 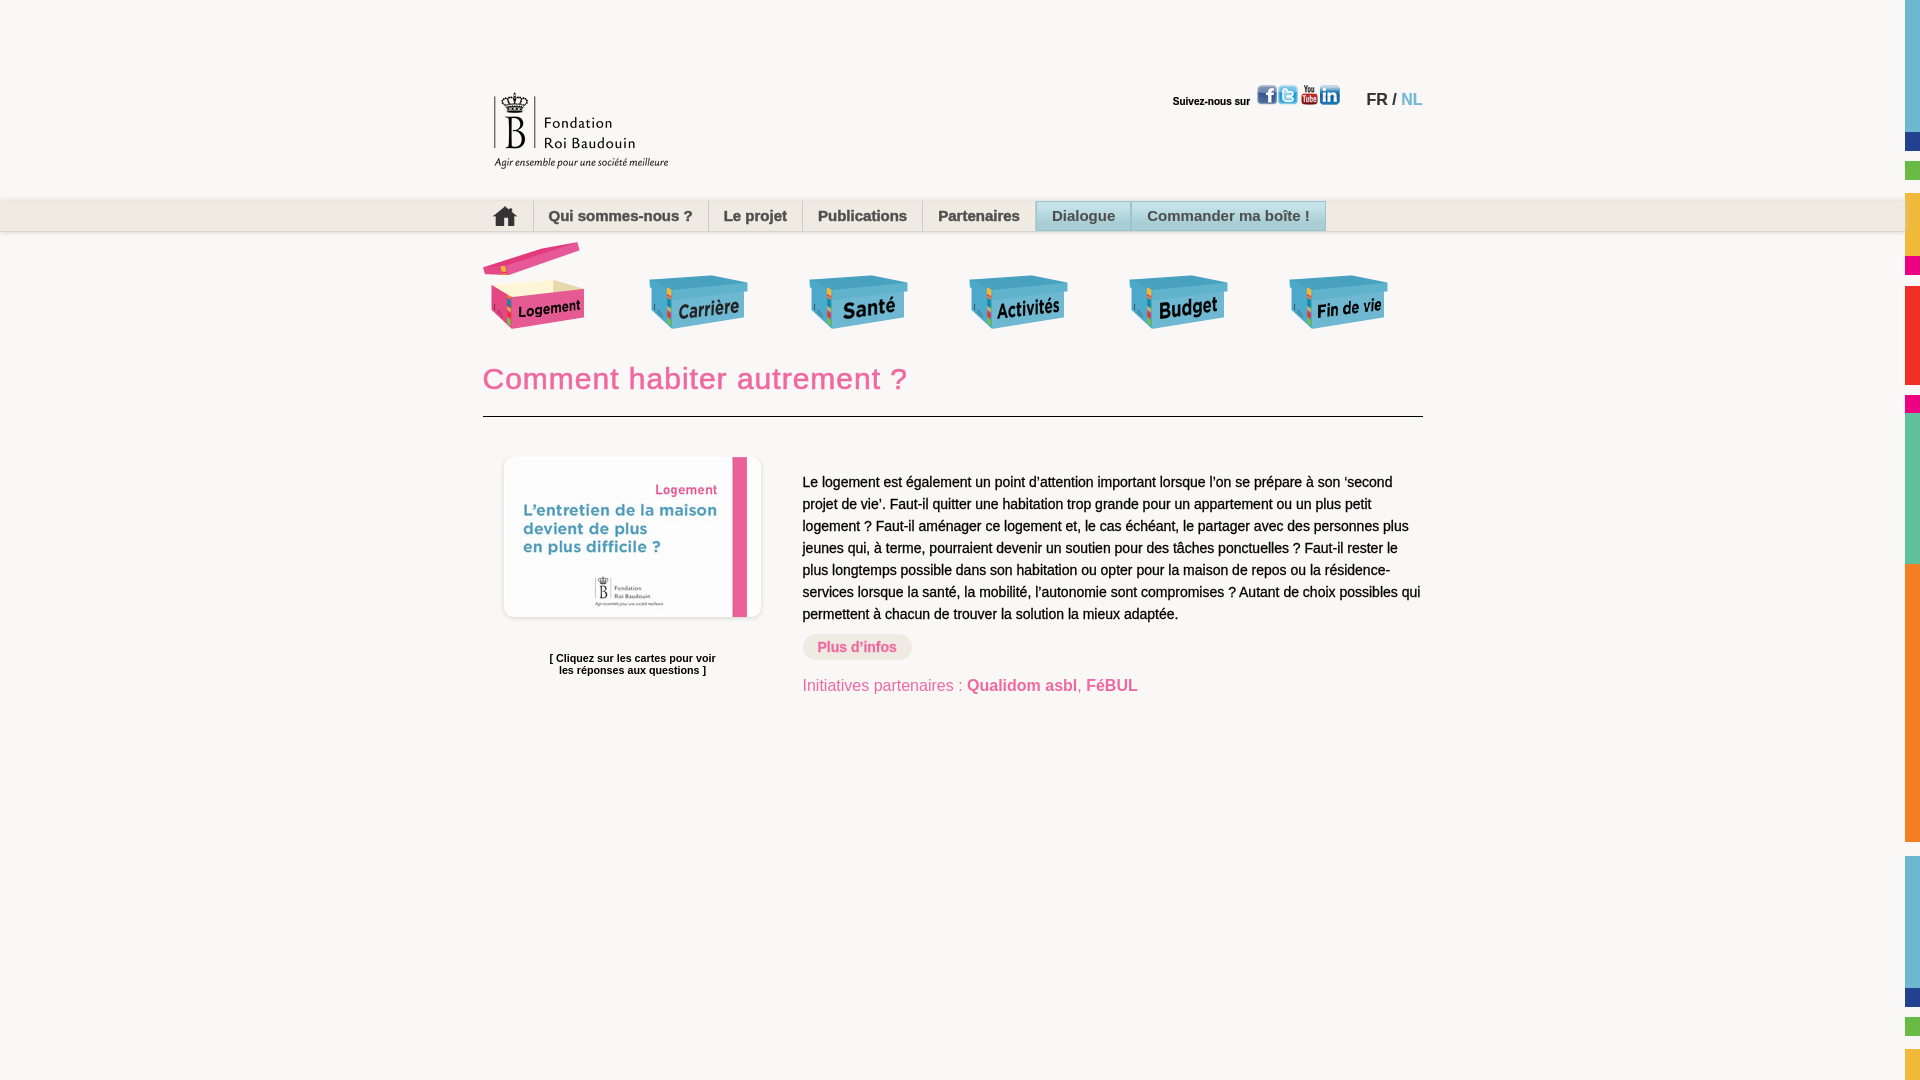 I want to click on 'LinkedIn', so click(x=1329, y=95).